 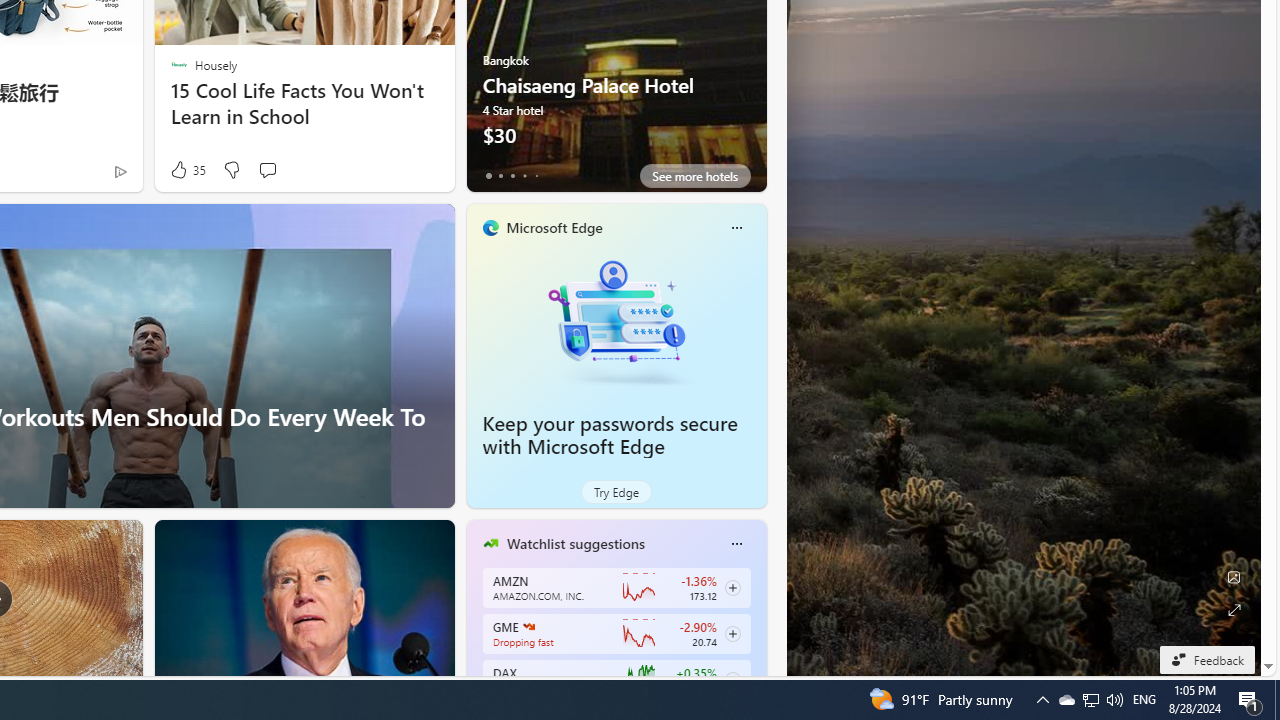 I want to click on '35 Like', so click(x=186, y=169).